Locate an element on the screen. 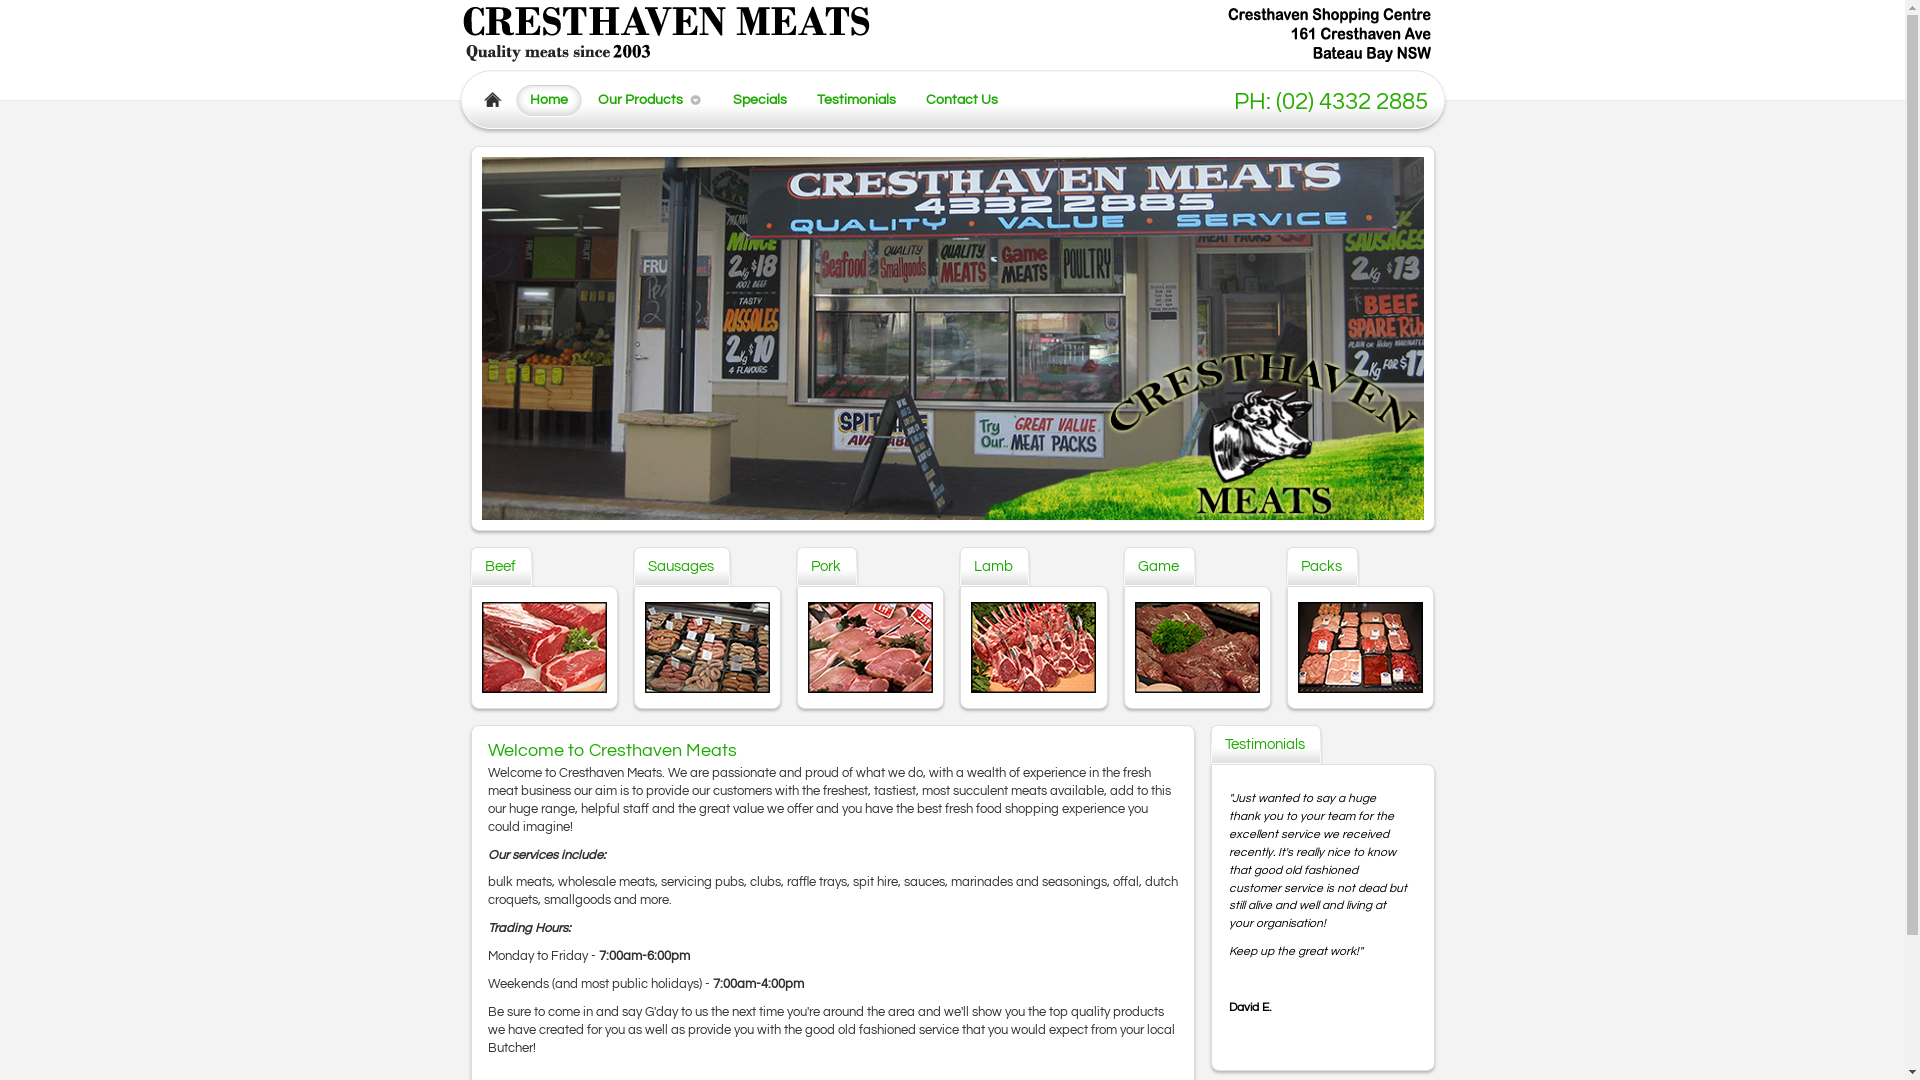 Image resolution: width=1920 pixels, height=1080 pixels. 'Our Products' is located at coordinates (642, 99).